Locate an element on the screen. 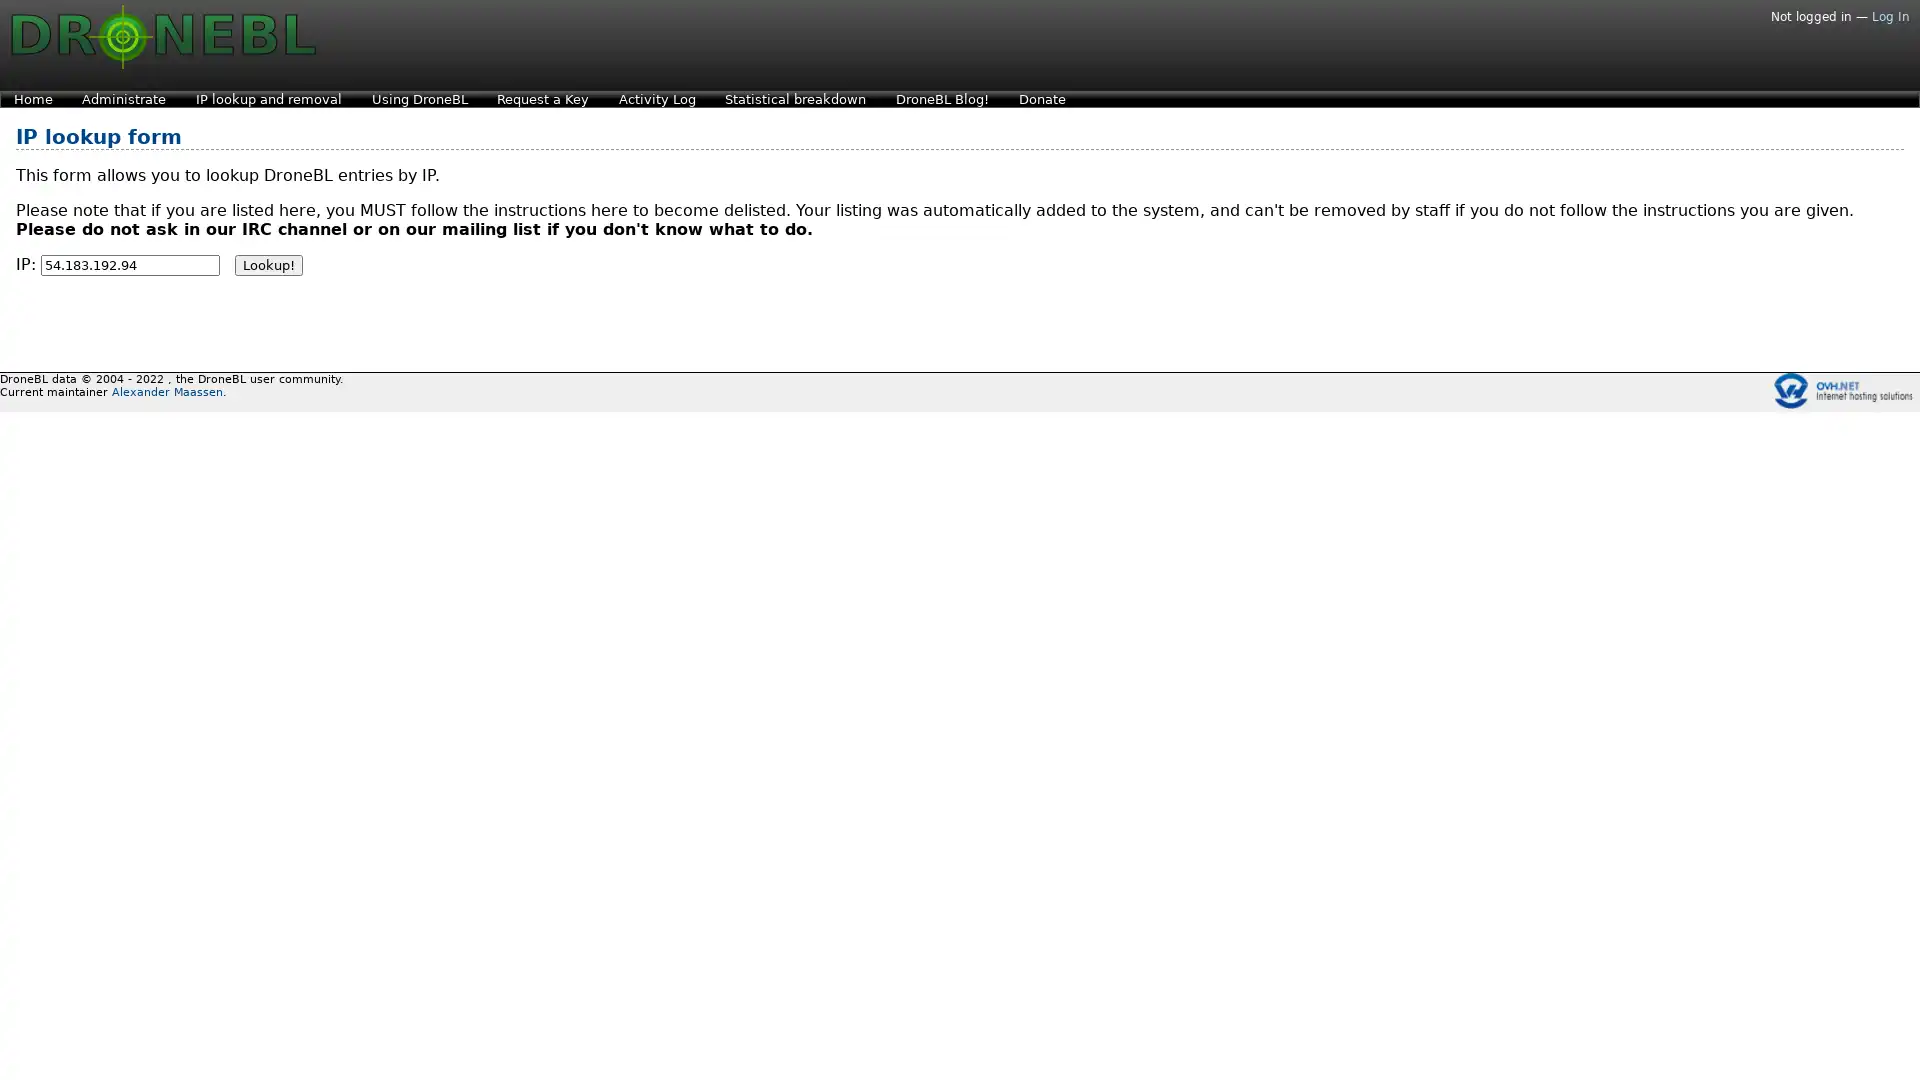  Lookup! is located at coordinates (267, 264).